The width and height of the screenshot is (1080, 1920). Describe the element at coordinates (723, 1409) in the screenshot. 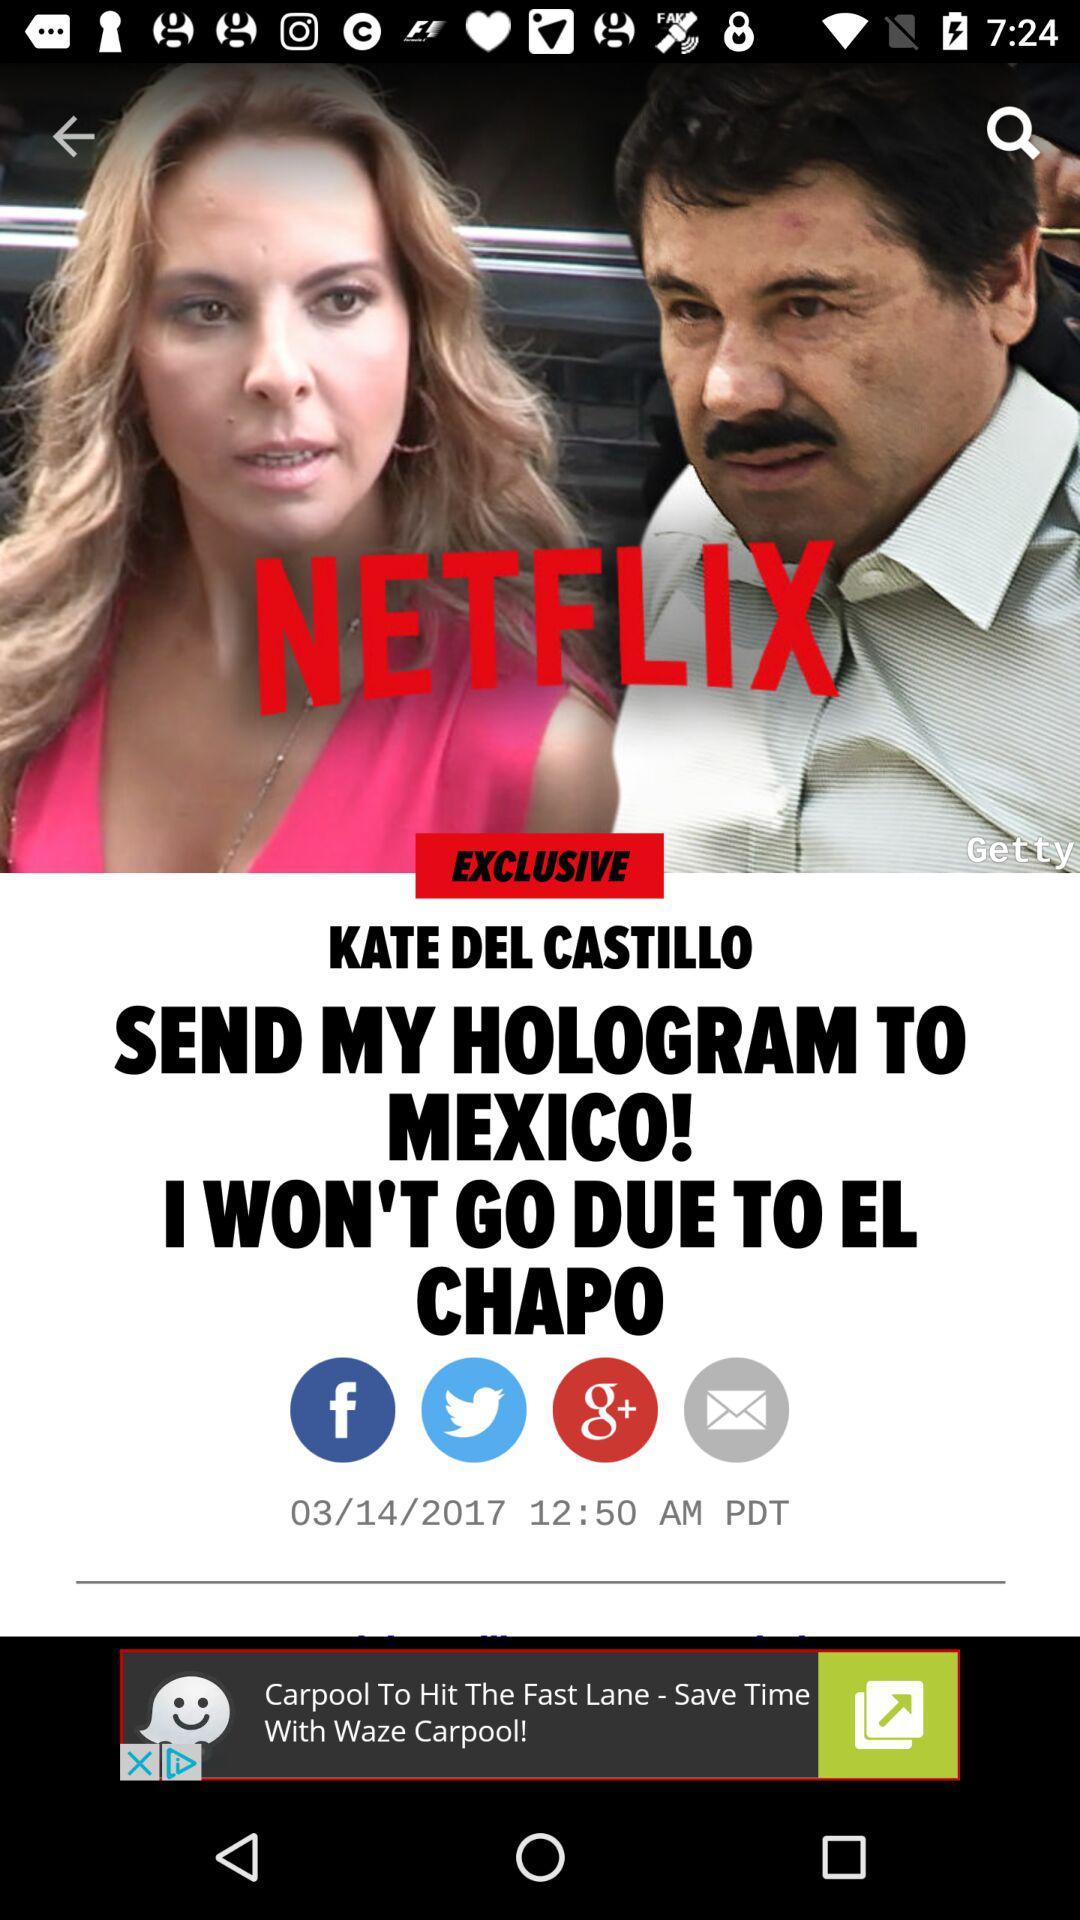

I see `the email icon` at that location.